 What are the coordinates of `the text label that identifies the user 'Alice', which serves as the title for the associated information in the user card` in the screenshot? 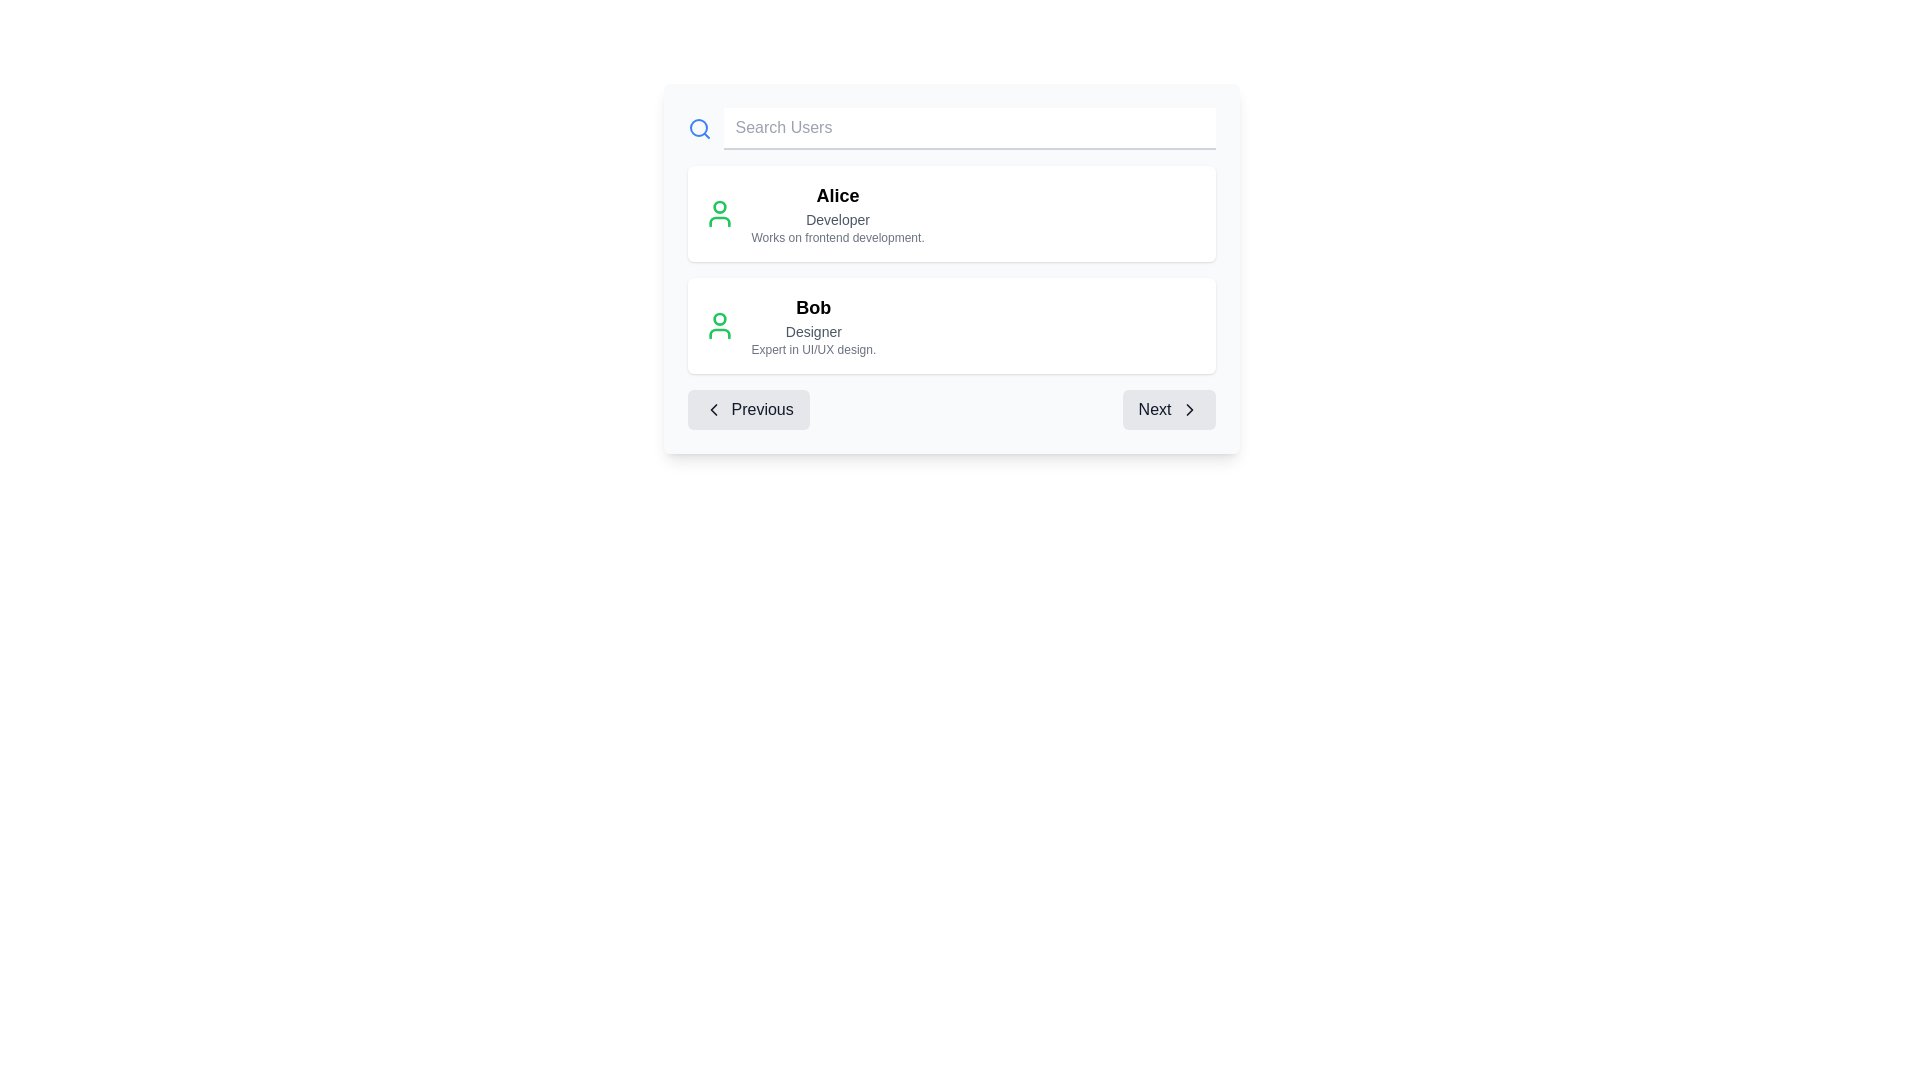 It's located at (838, 196).